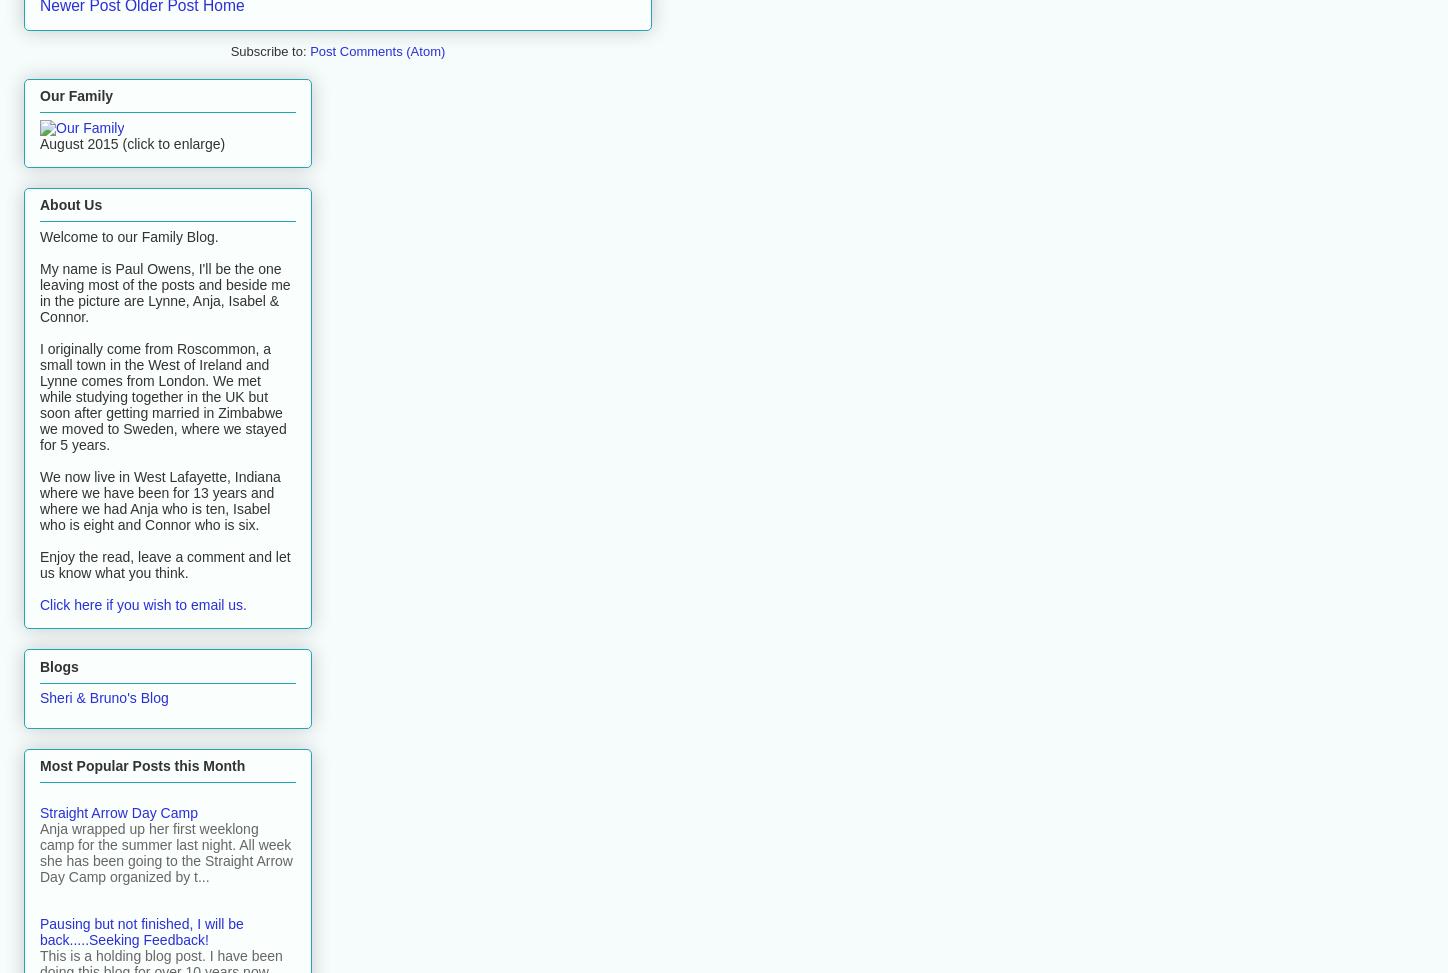 This screenshot has width=1448, height=973. I want to click on 'Blogs', so click(58, 665).